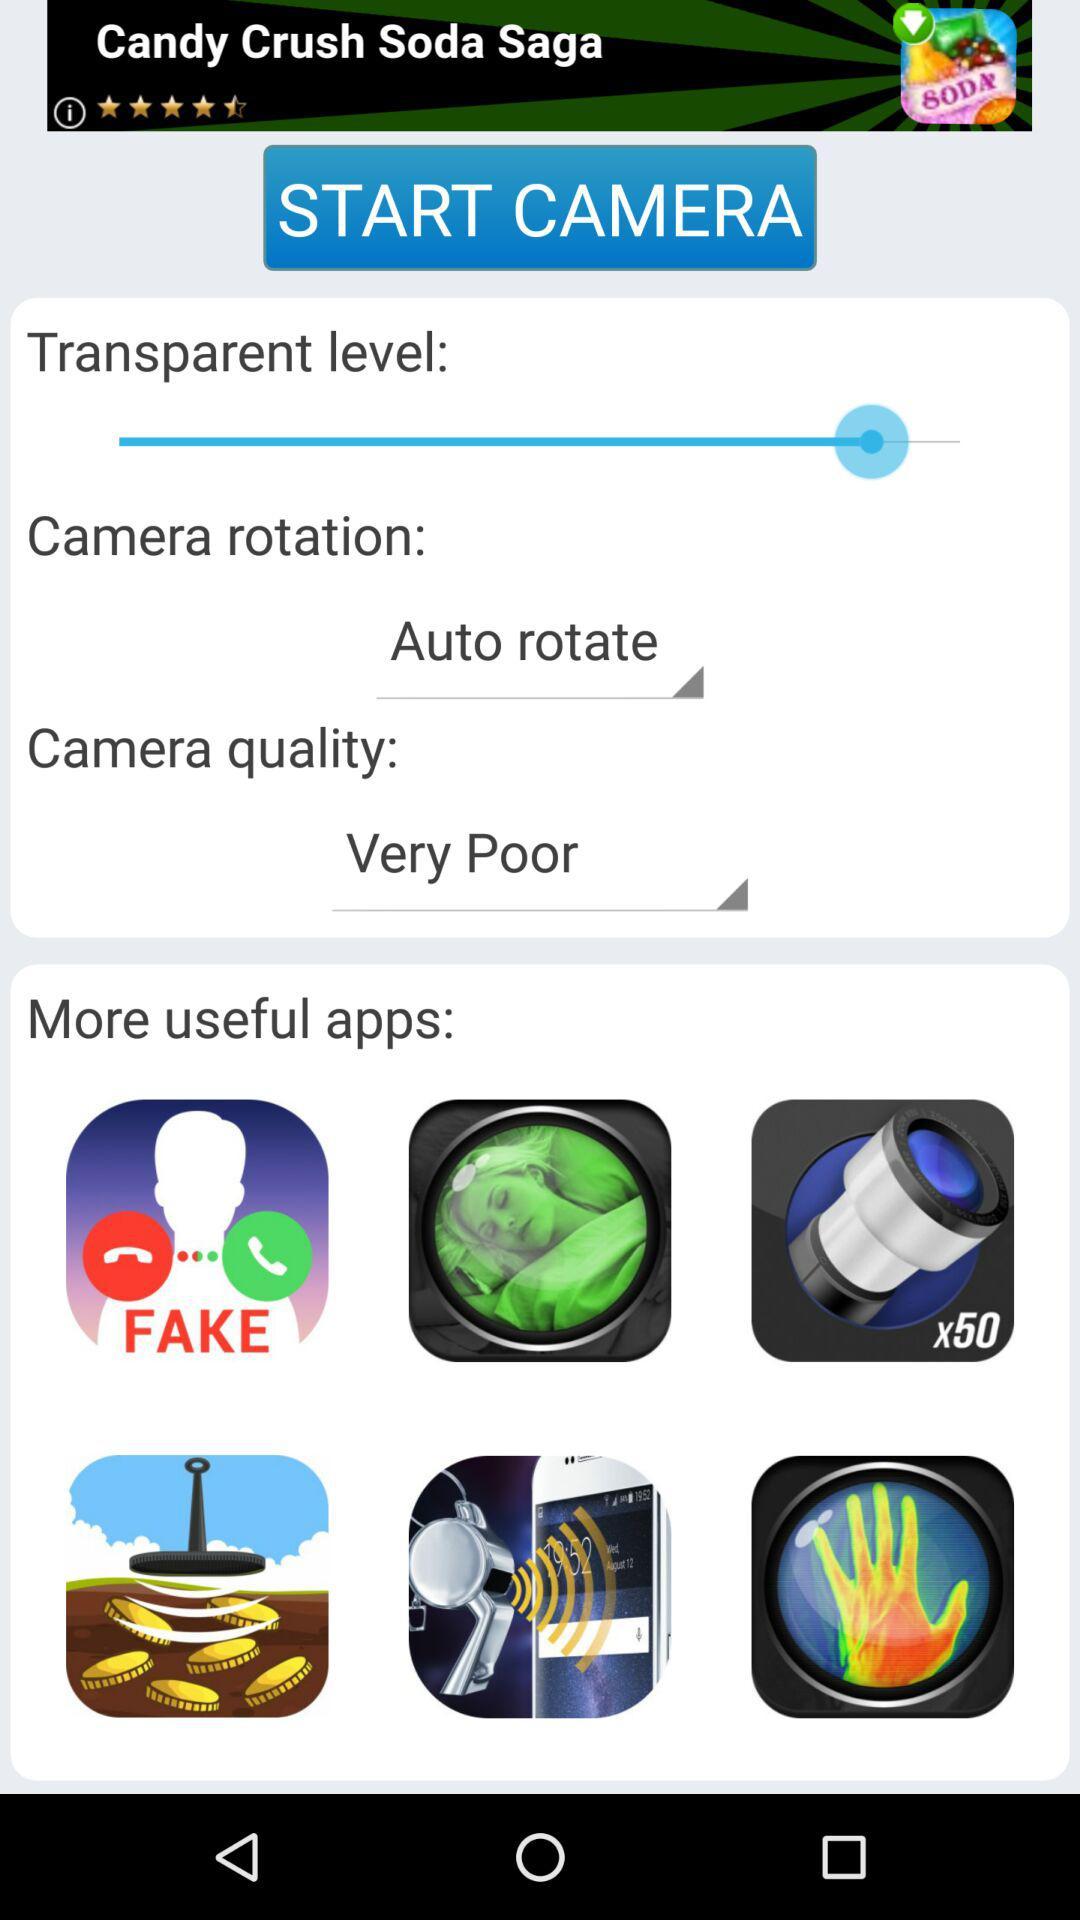 The width and height of the screenshot is (1080, 1920). I want to click on useful app, so click(538, 1229).